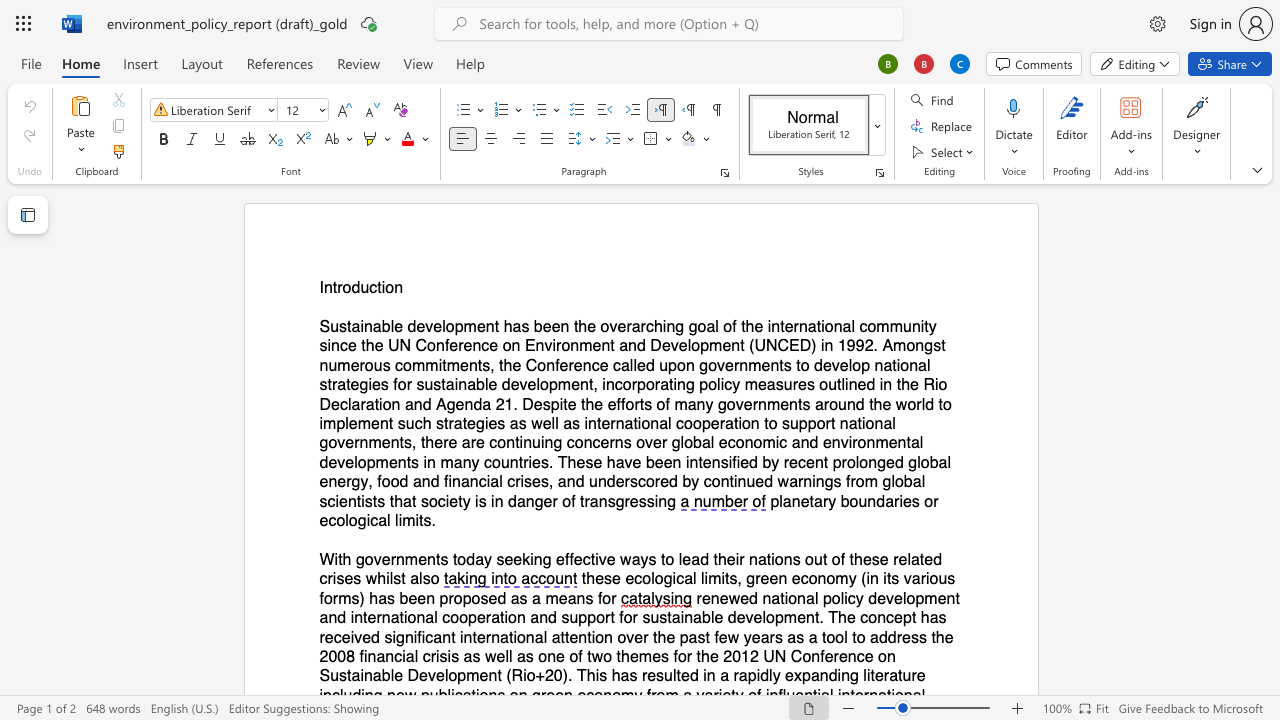  Describe the element at coordinates (381, 579) in the screenshot. I see `the 4th character "h" in the text` at that location.